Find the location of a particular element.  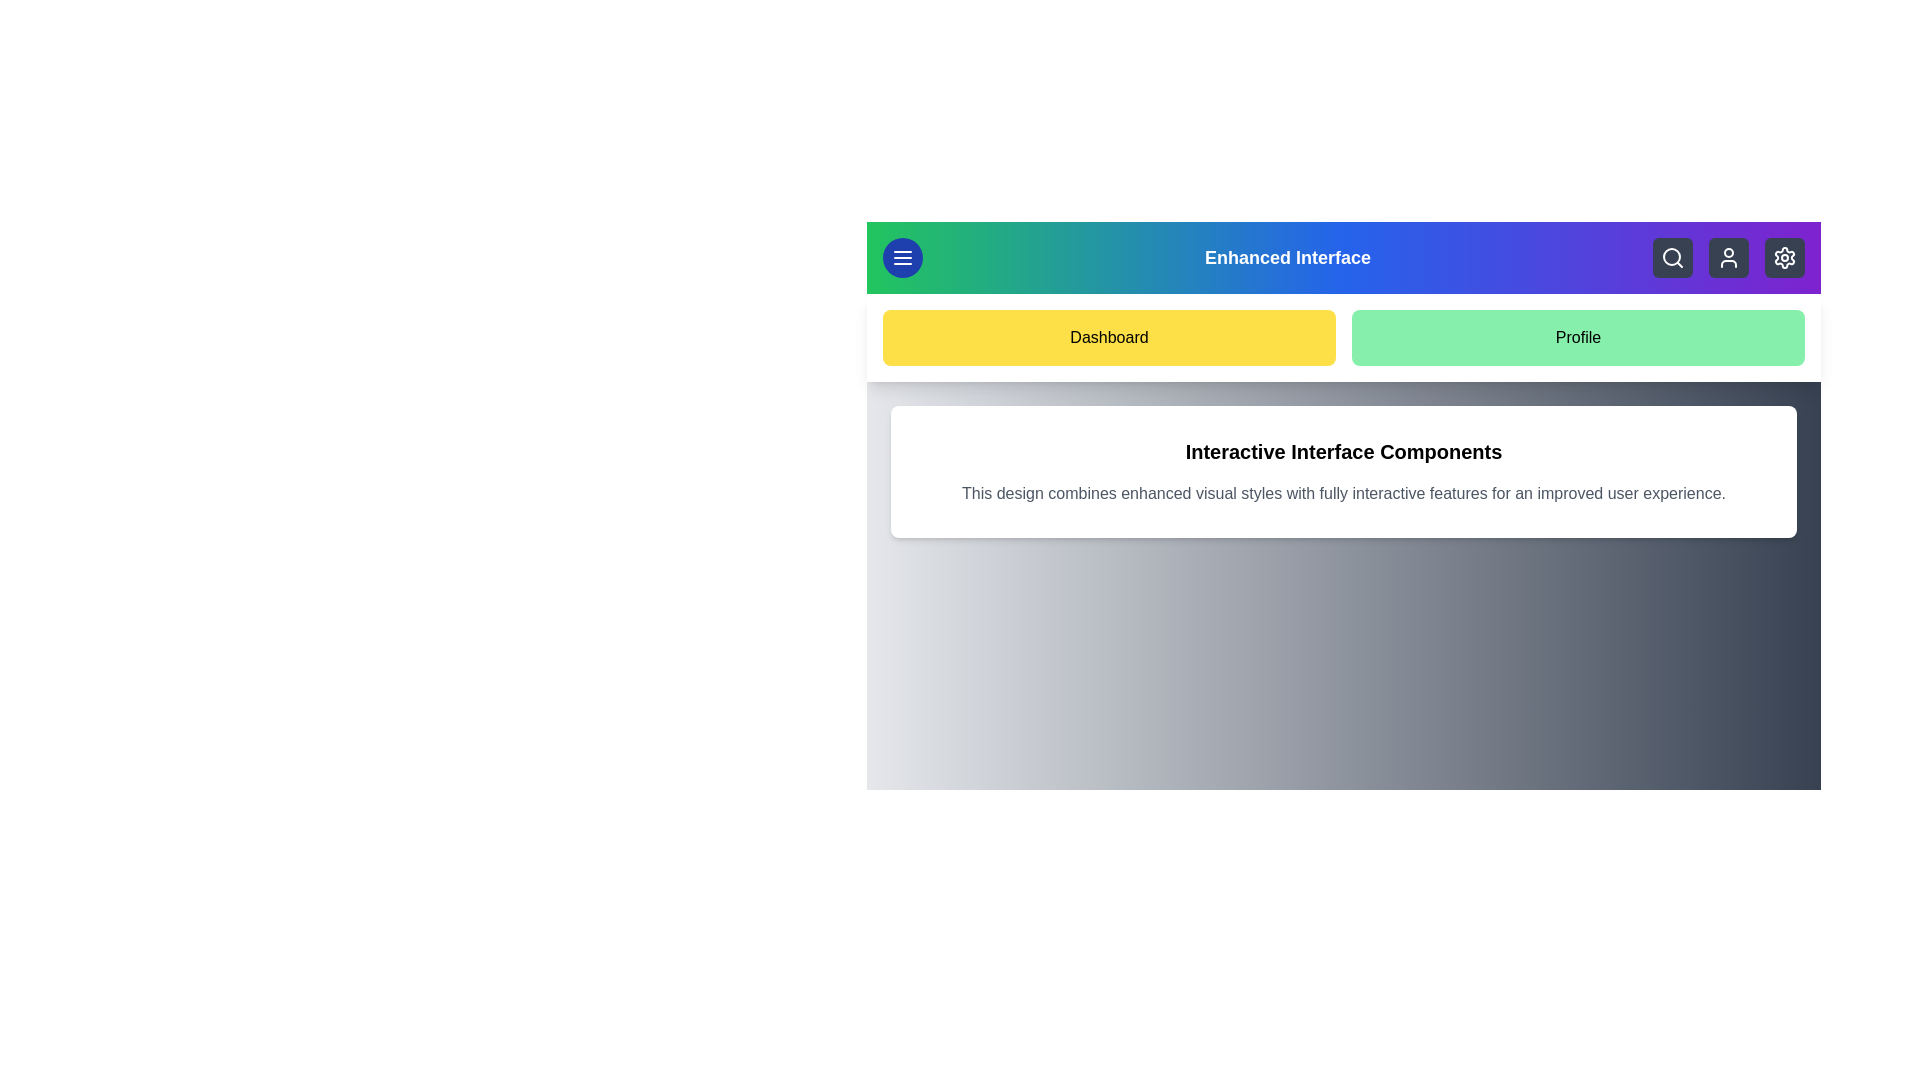

the user icon to access account settings is located at coordinates (1727, 257).